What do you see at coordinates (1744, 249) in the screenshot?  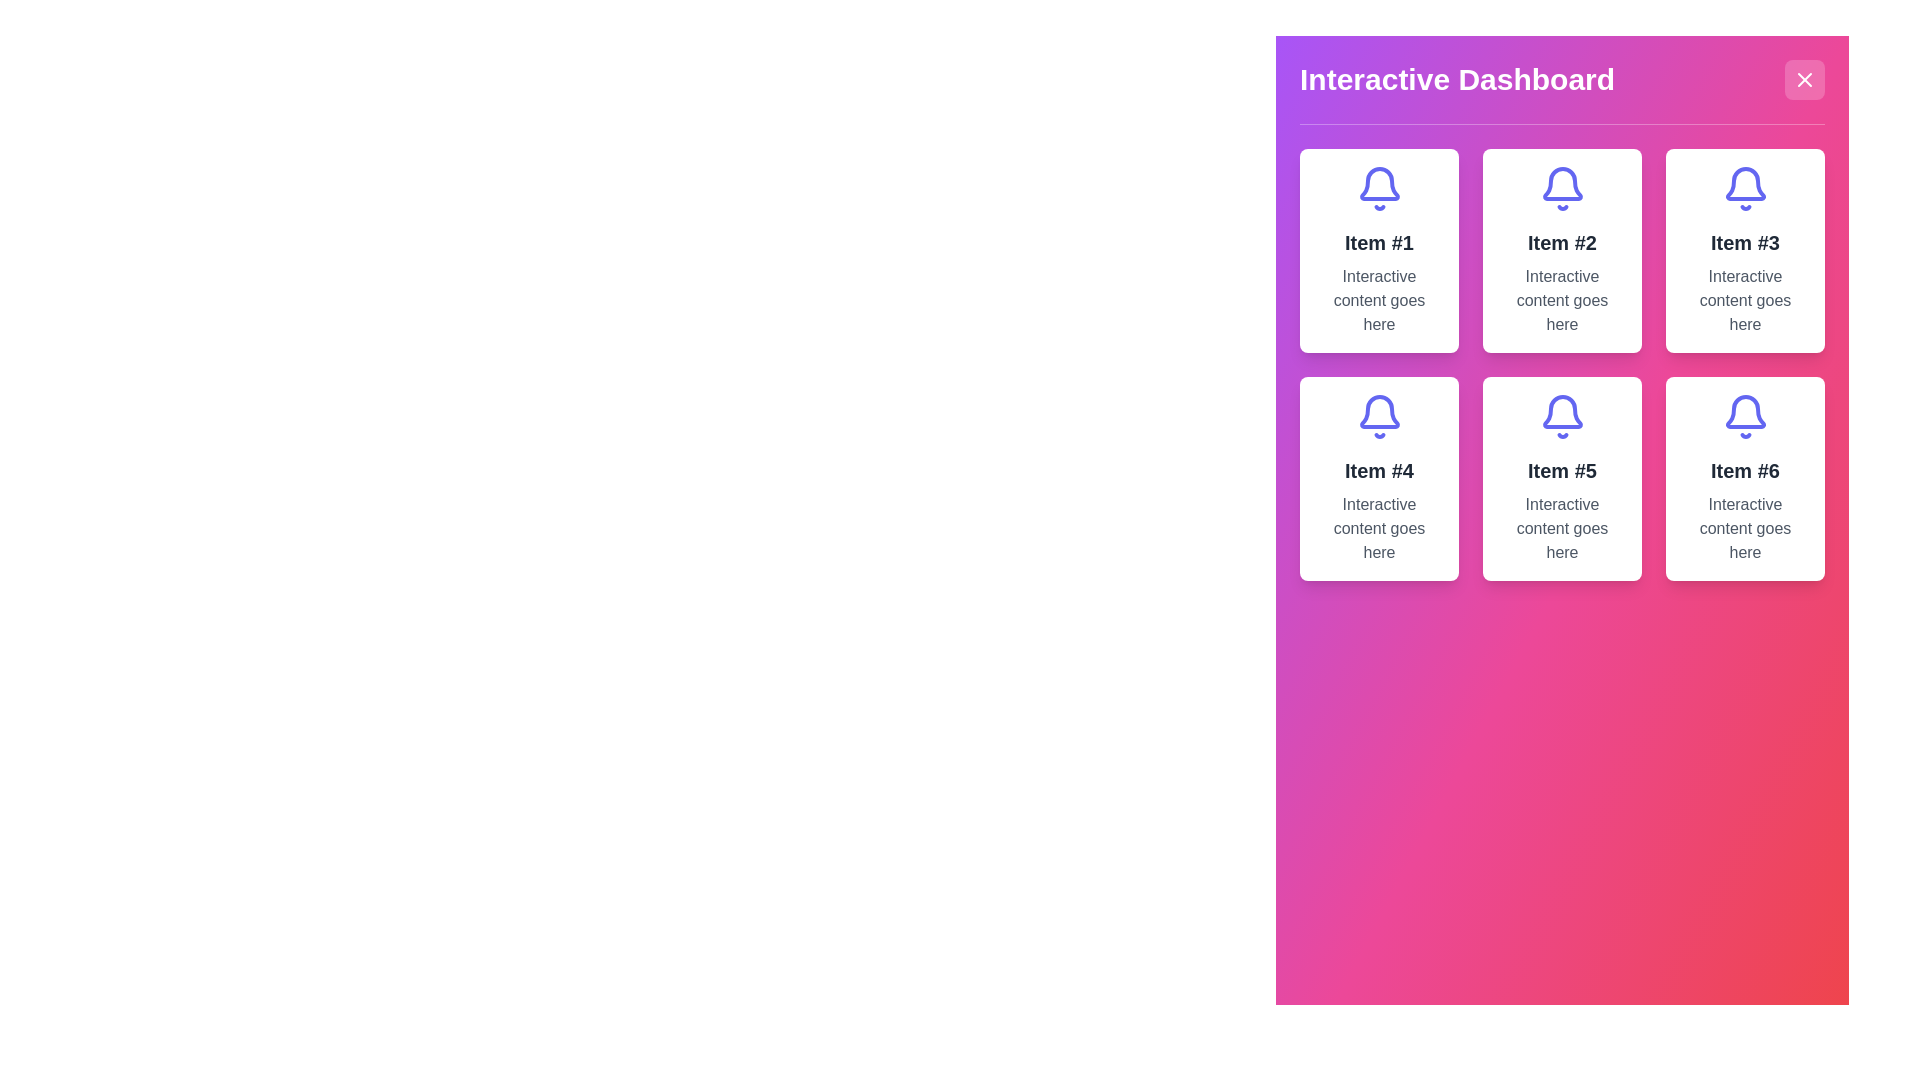 I see `the button titled 'Item #3' which features a bell icon in purple and the text 'Interactive content goes here'. This button is the third card in a 3x2 grid layout` at bounding box center [1744, 249].